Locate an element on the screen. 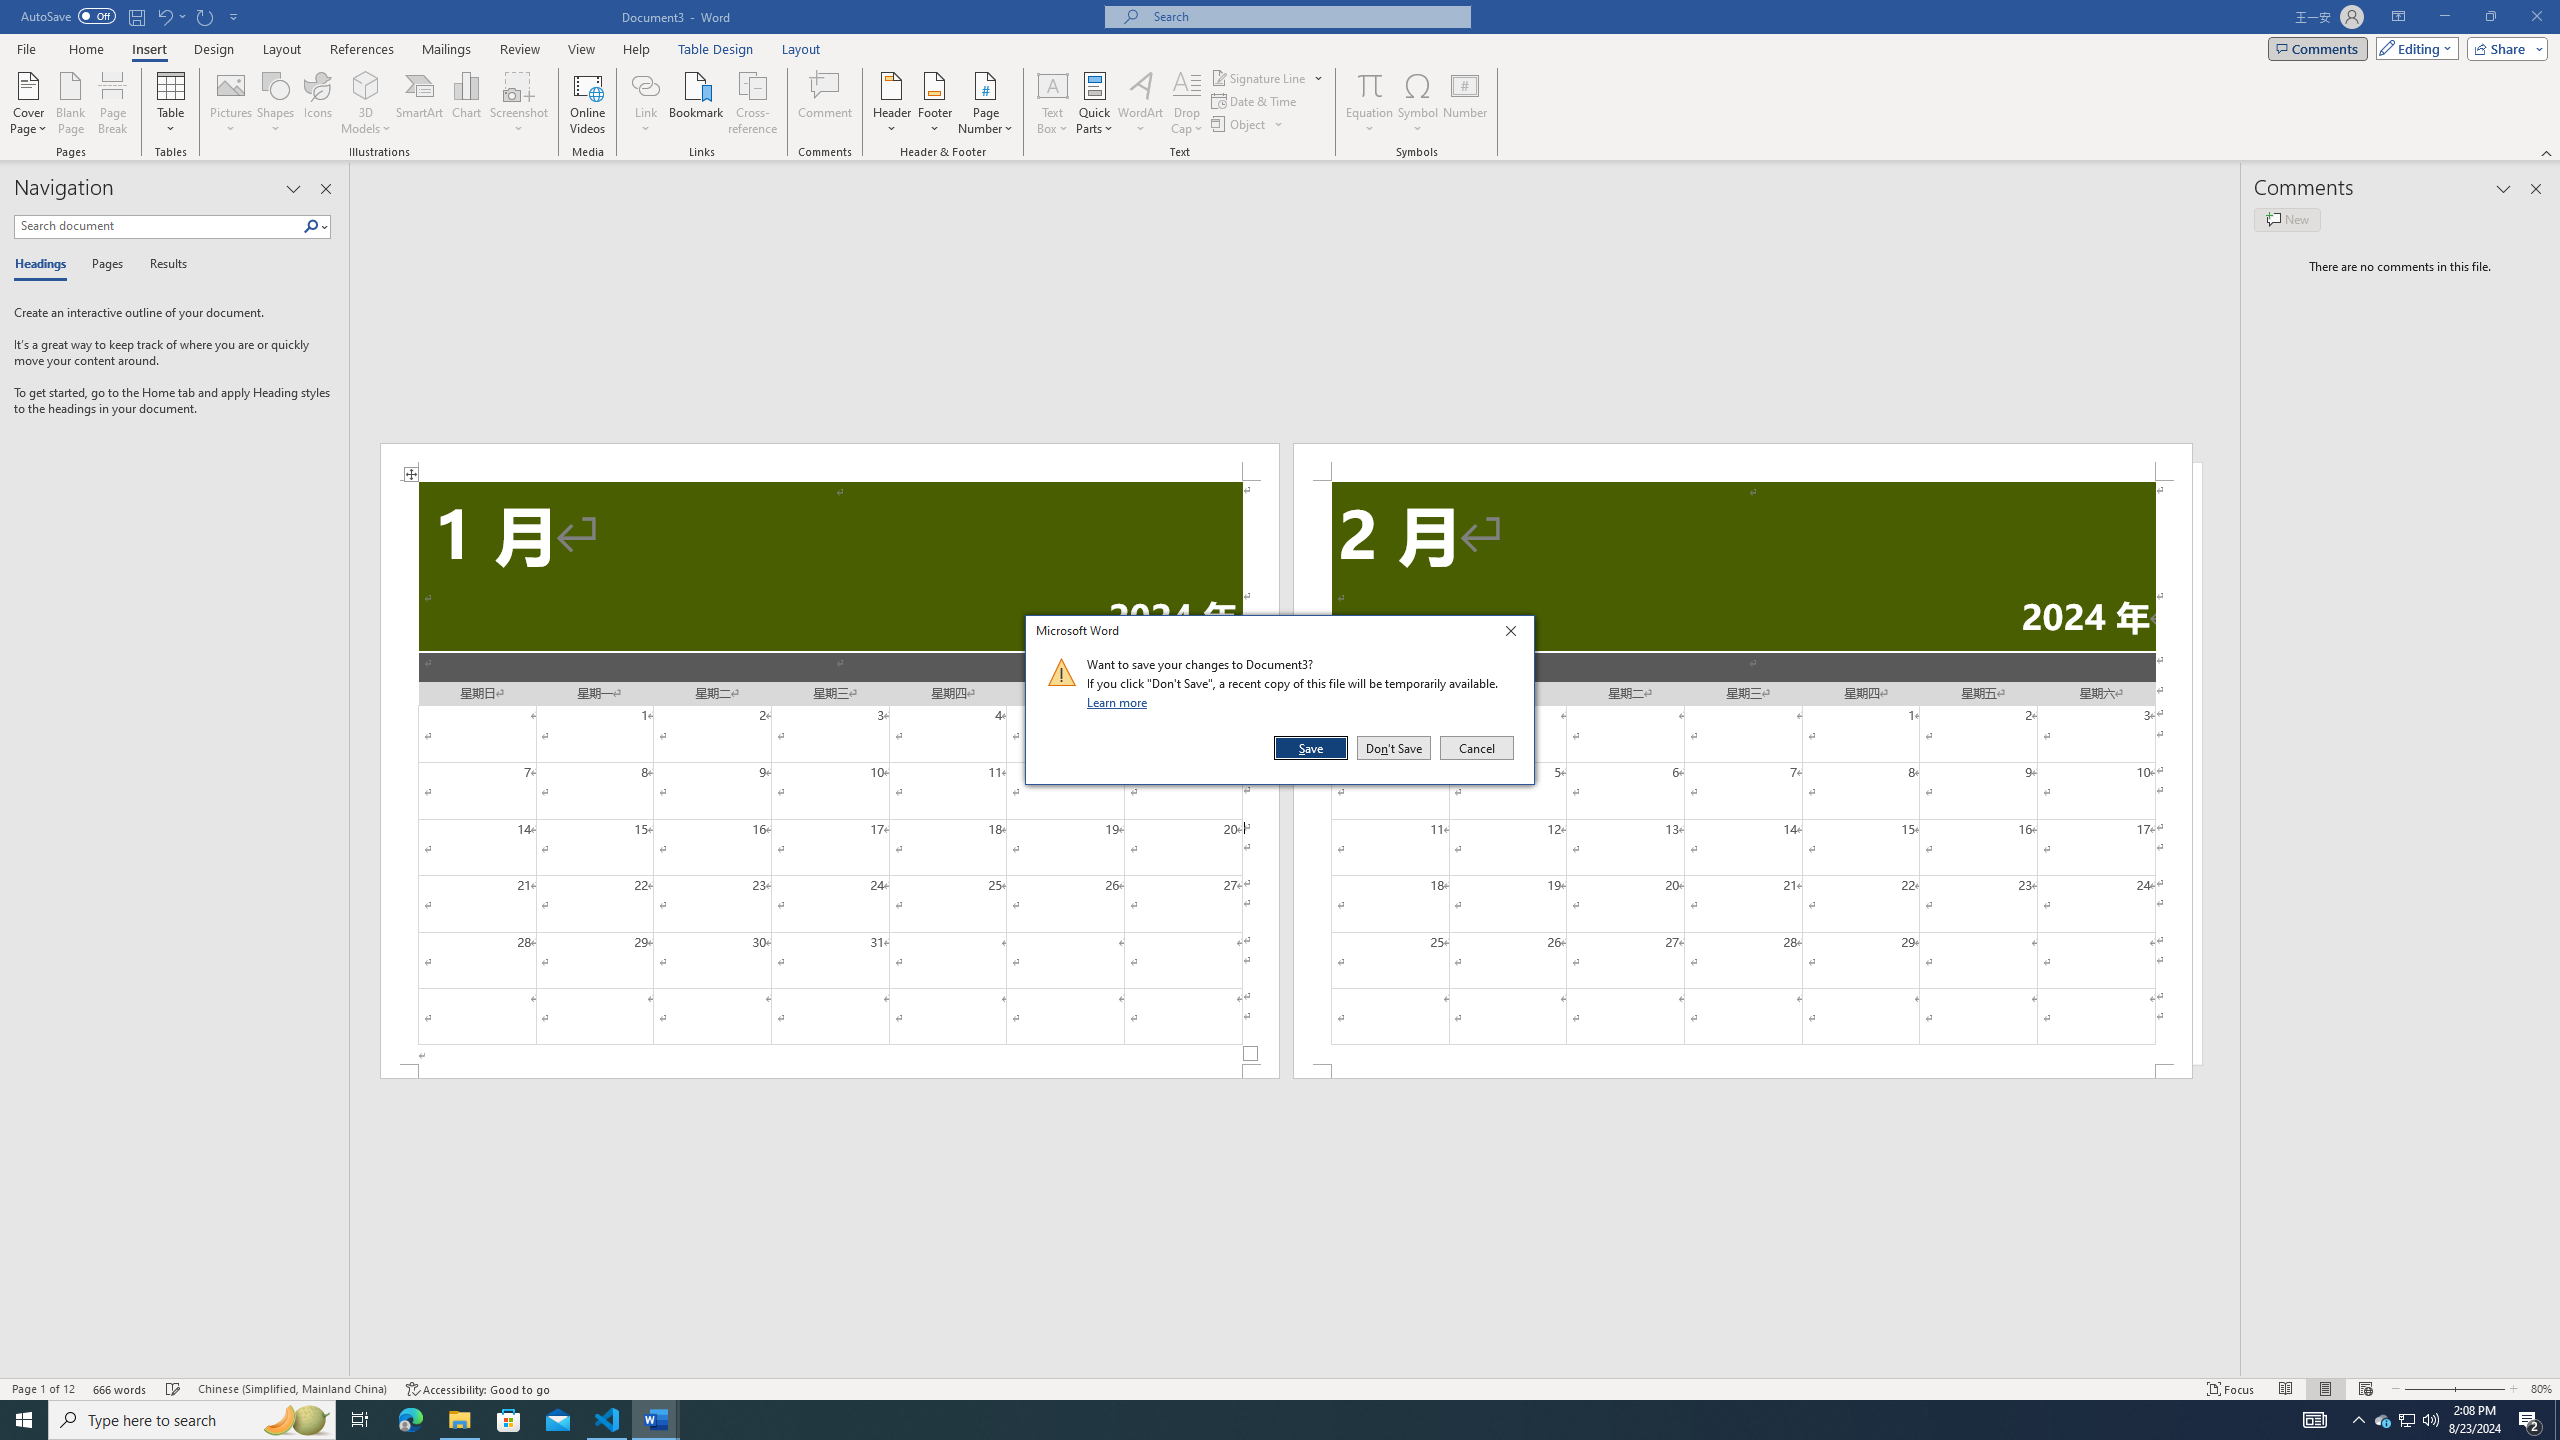 This screenshot has height=1440, width=2560. 'Cancel' is located at coordinates (1475, 747).